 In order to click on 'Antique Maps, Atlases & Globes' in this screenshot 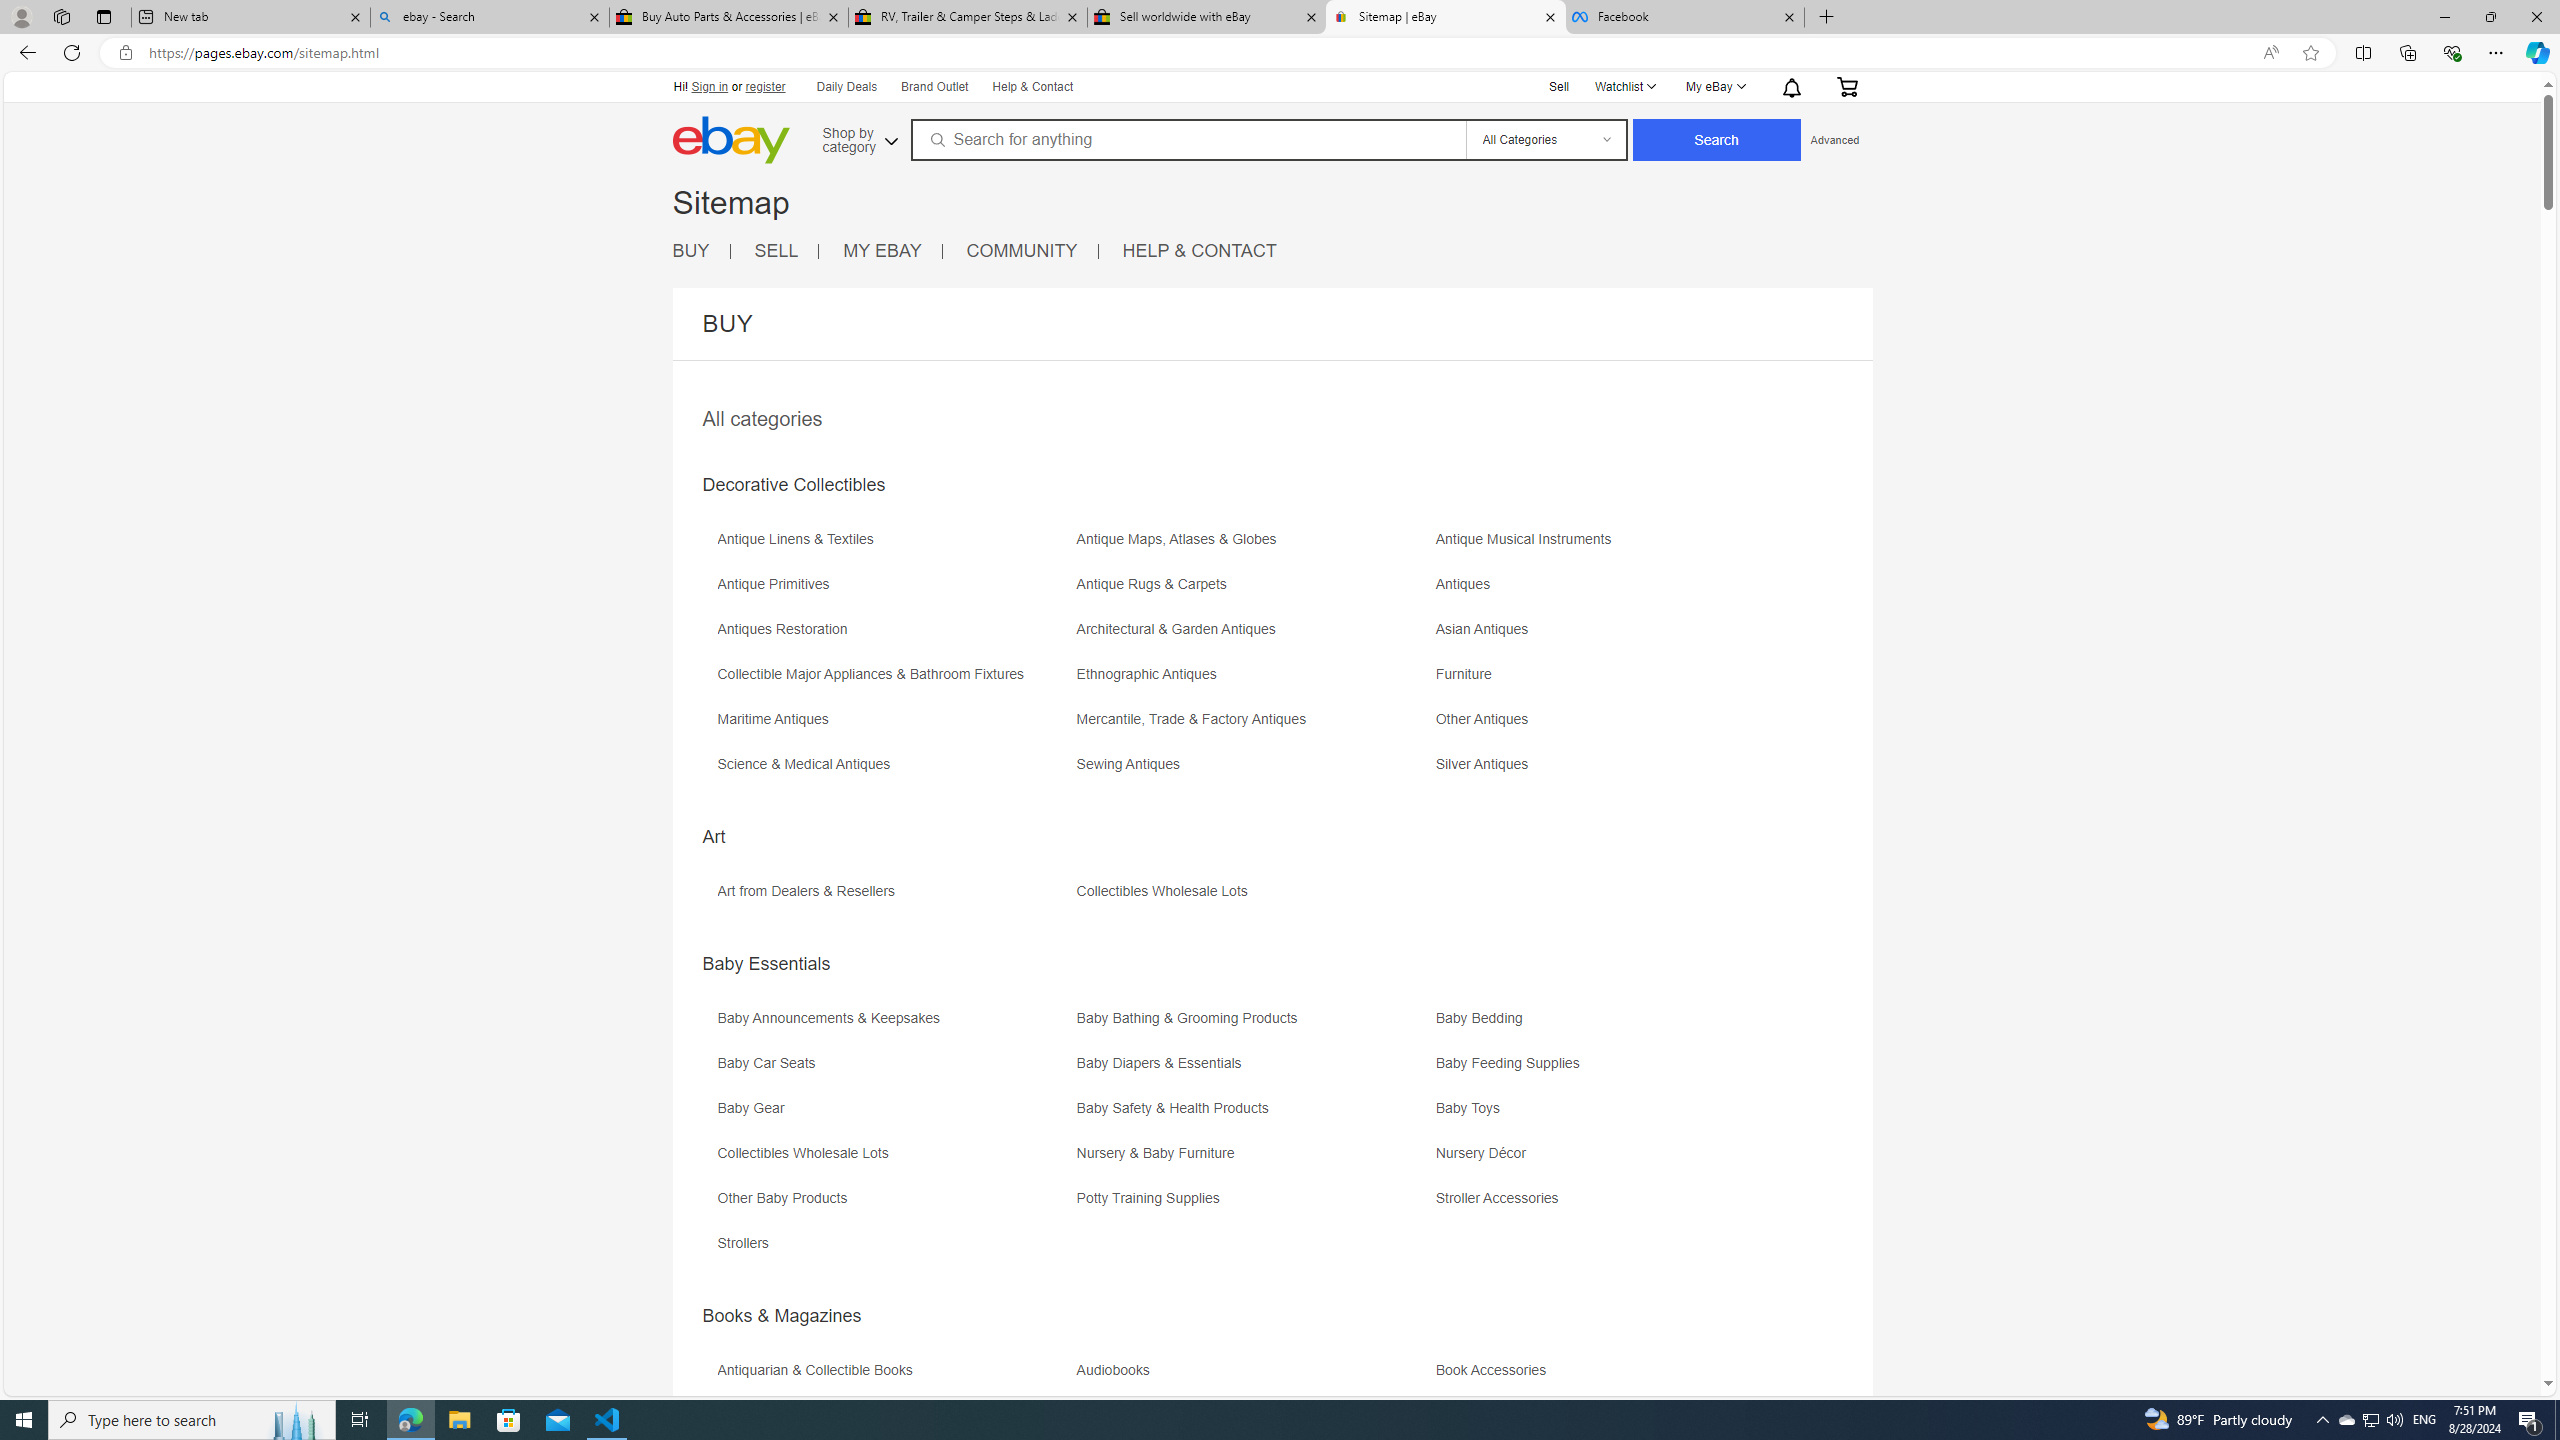, I will do `click(1181, 539)`.